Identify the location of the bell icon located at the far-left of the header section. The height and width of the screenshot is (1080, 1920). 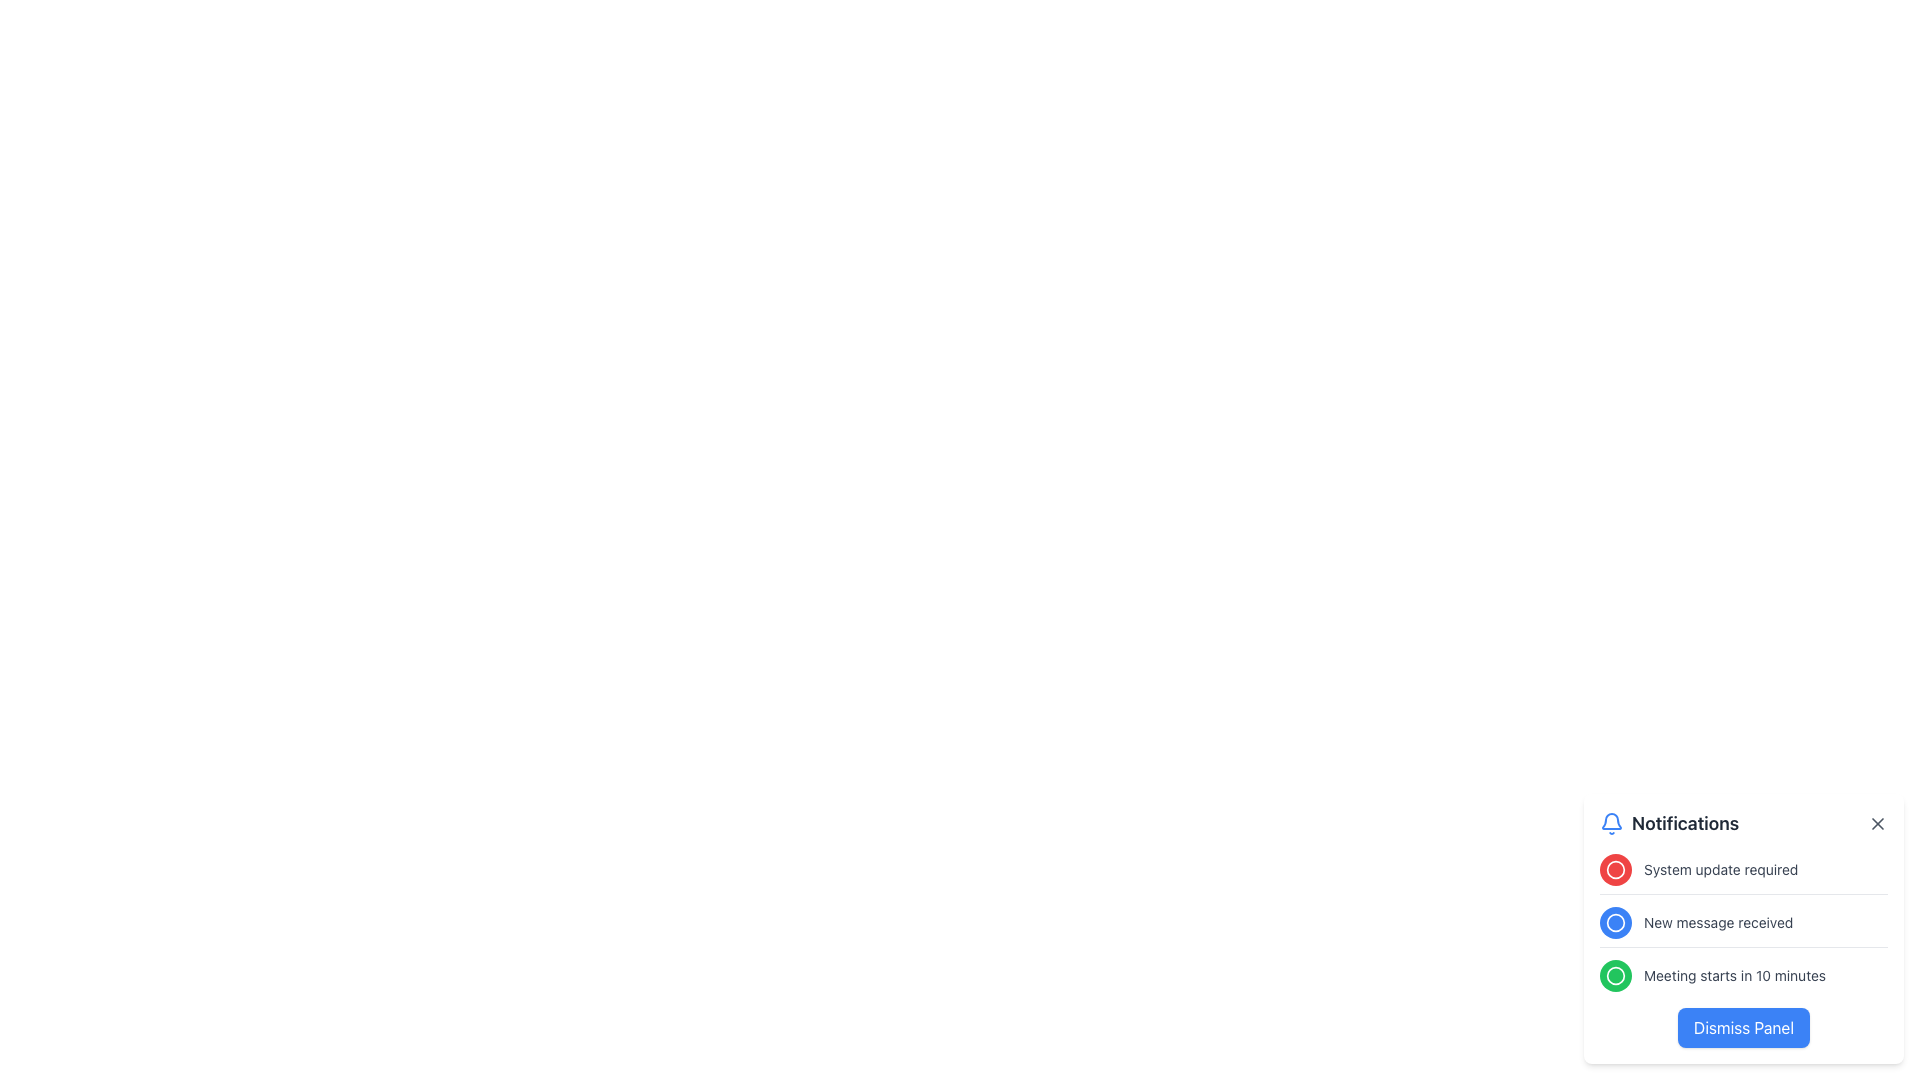
(1612, 824).